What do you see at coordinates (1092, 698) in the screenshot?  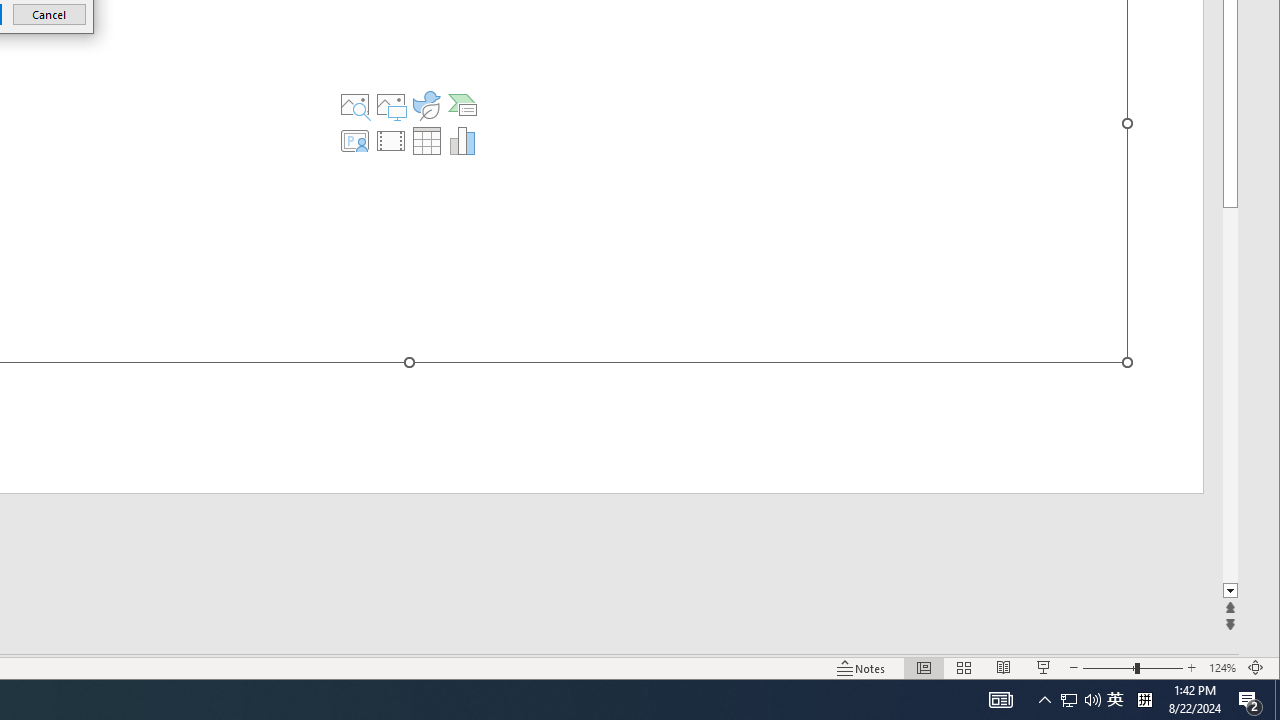 I see `'Q2790: 100%'` at bounding box center [1092, 698].